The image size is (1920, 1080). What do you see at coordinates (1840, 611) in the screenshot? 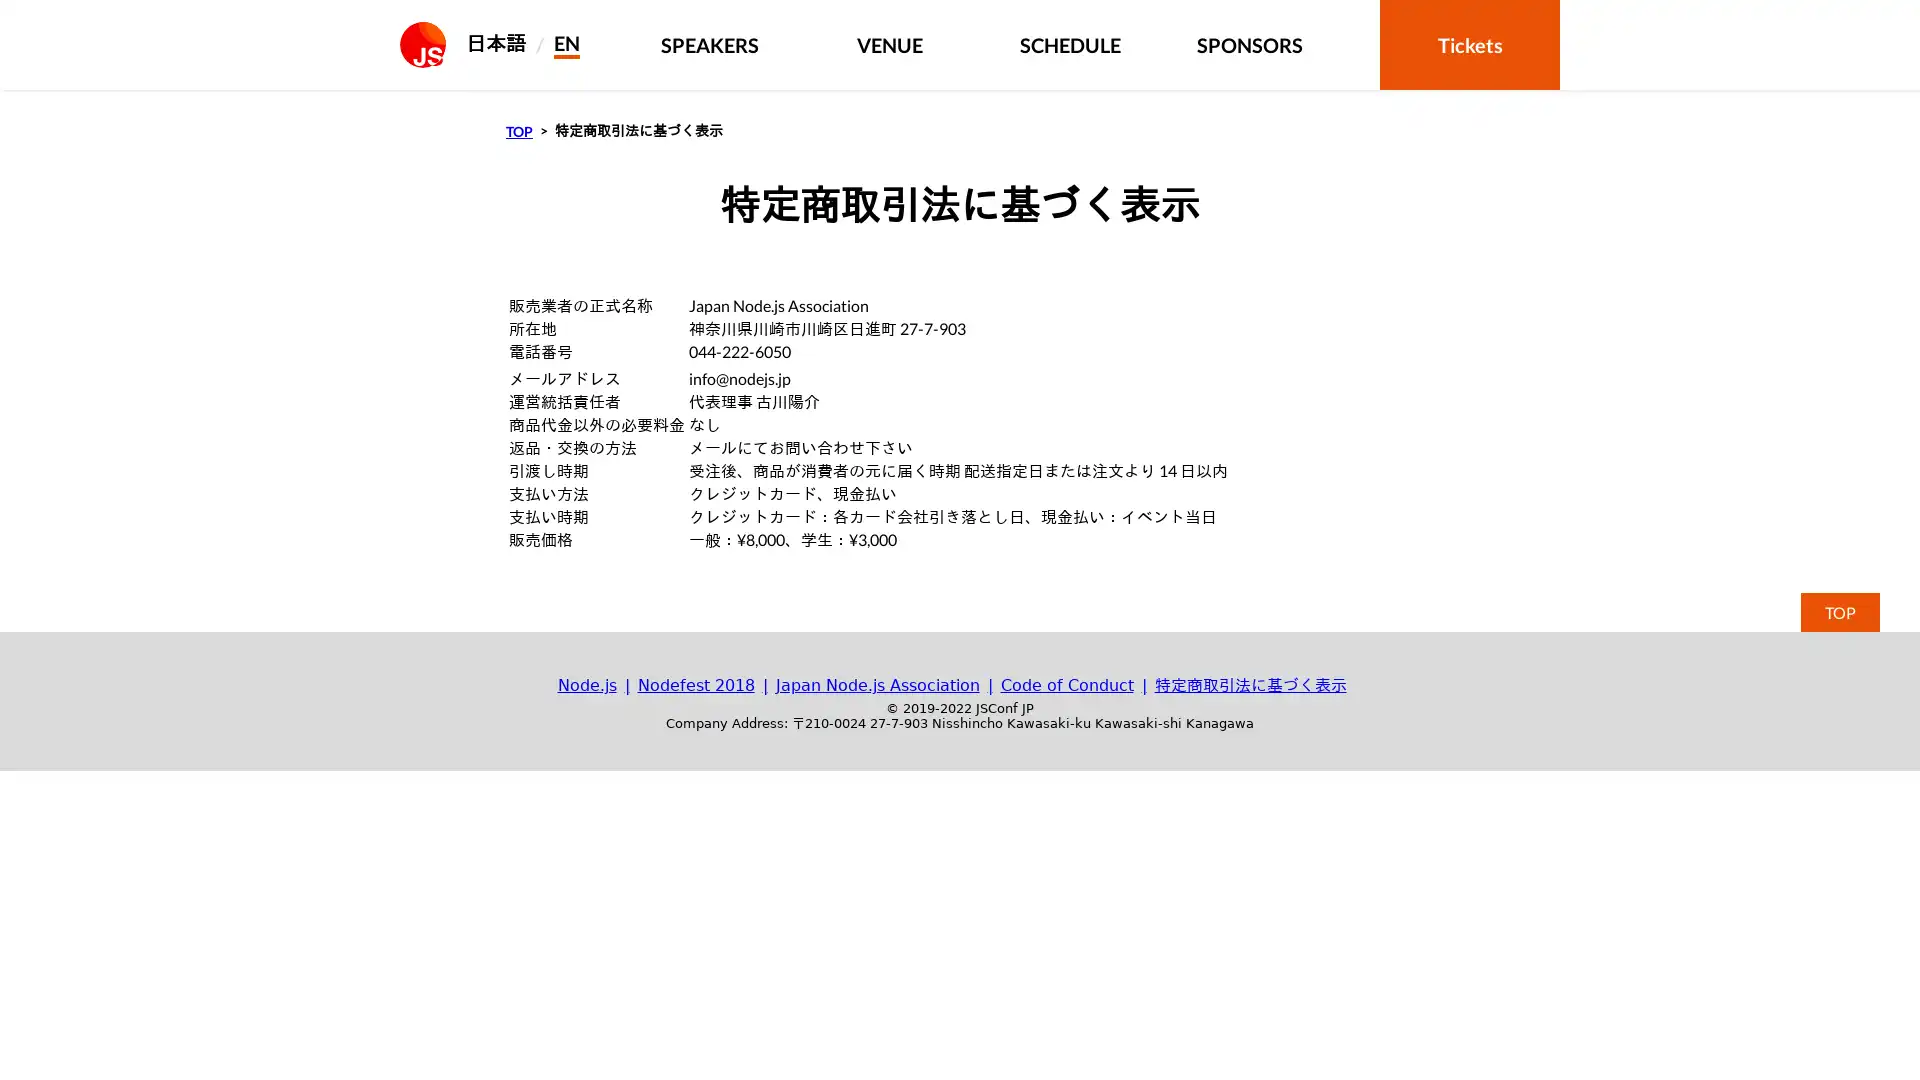
I see `TOP` at bounding box center [1840, 611].